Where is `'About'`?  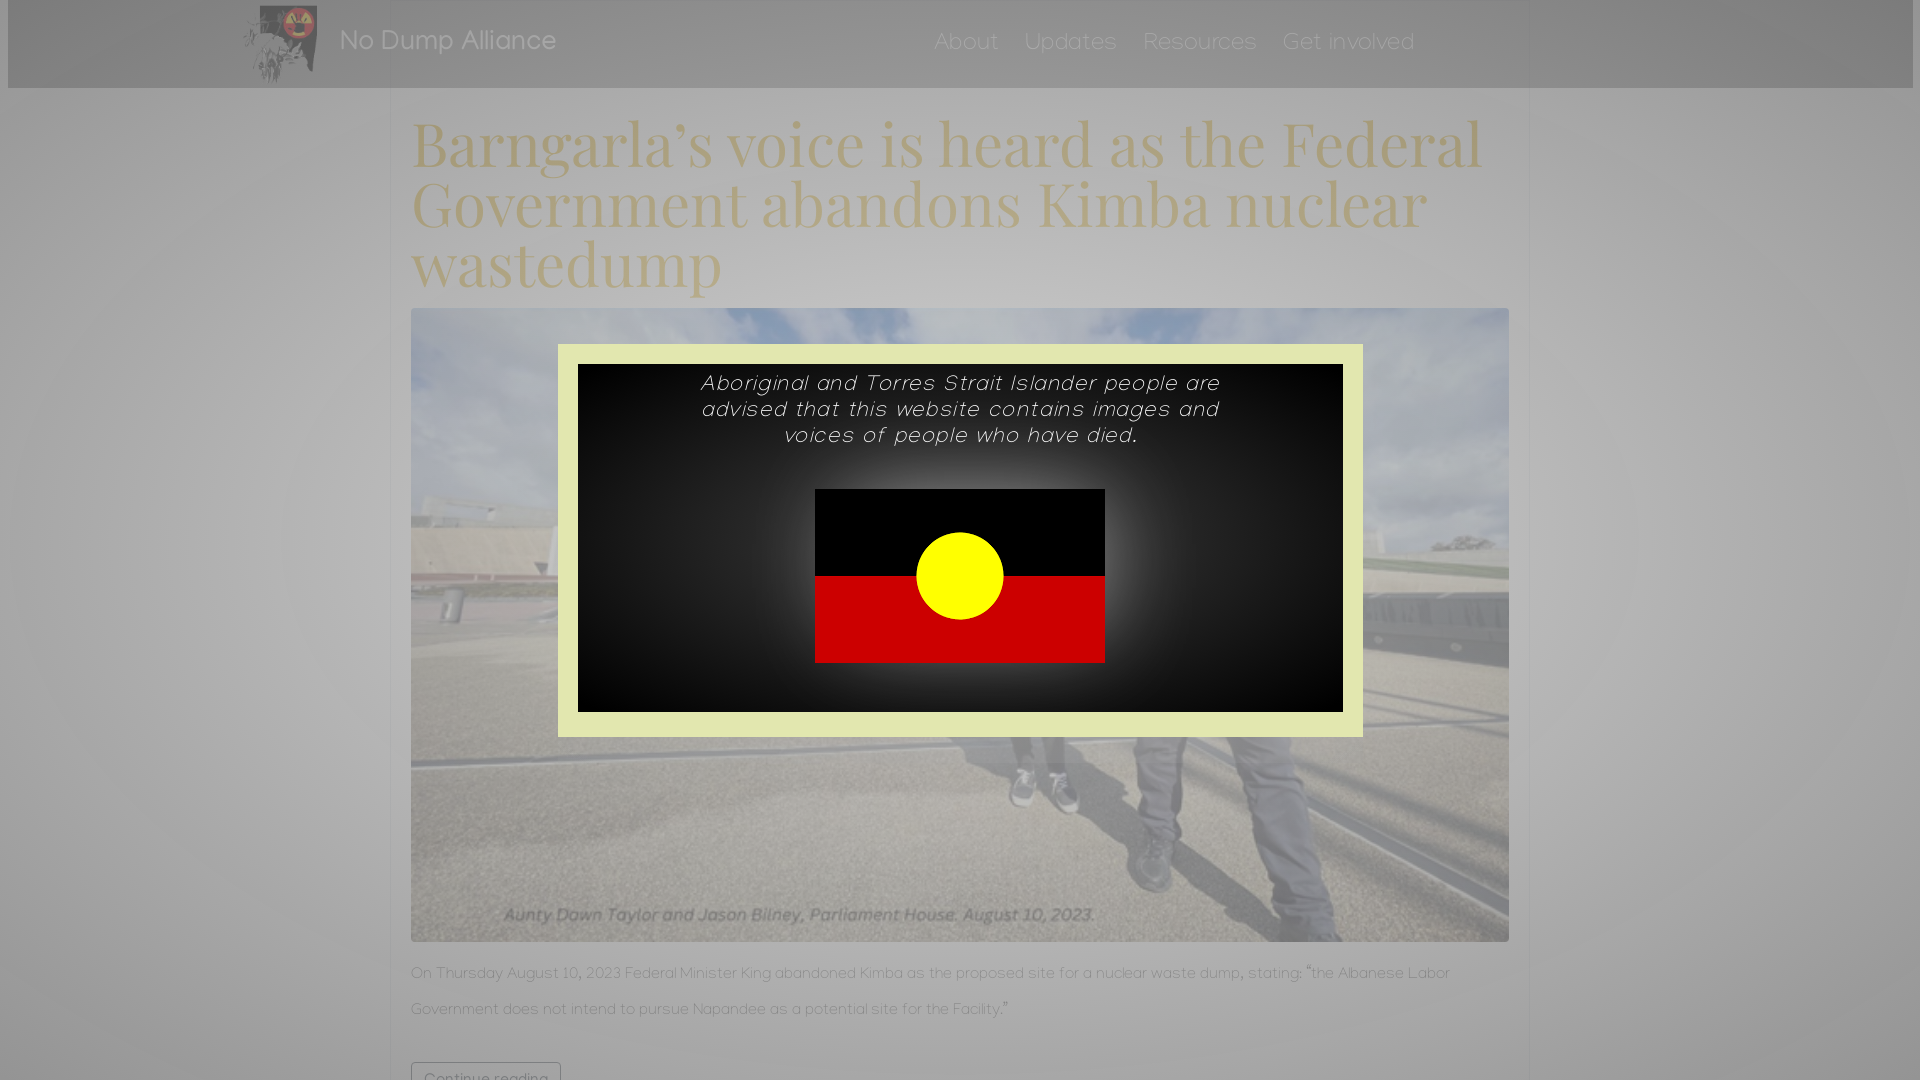
'About' is located at coordinates (966, 45).